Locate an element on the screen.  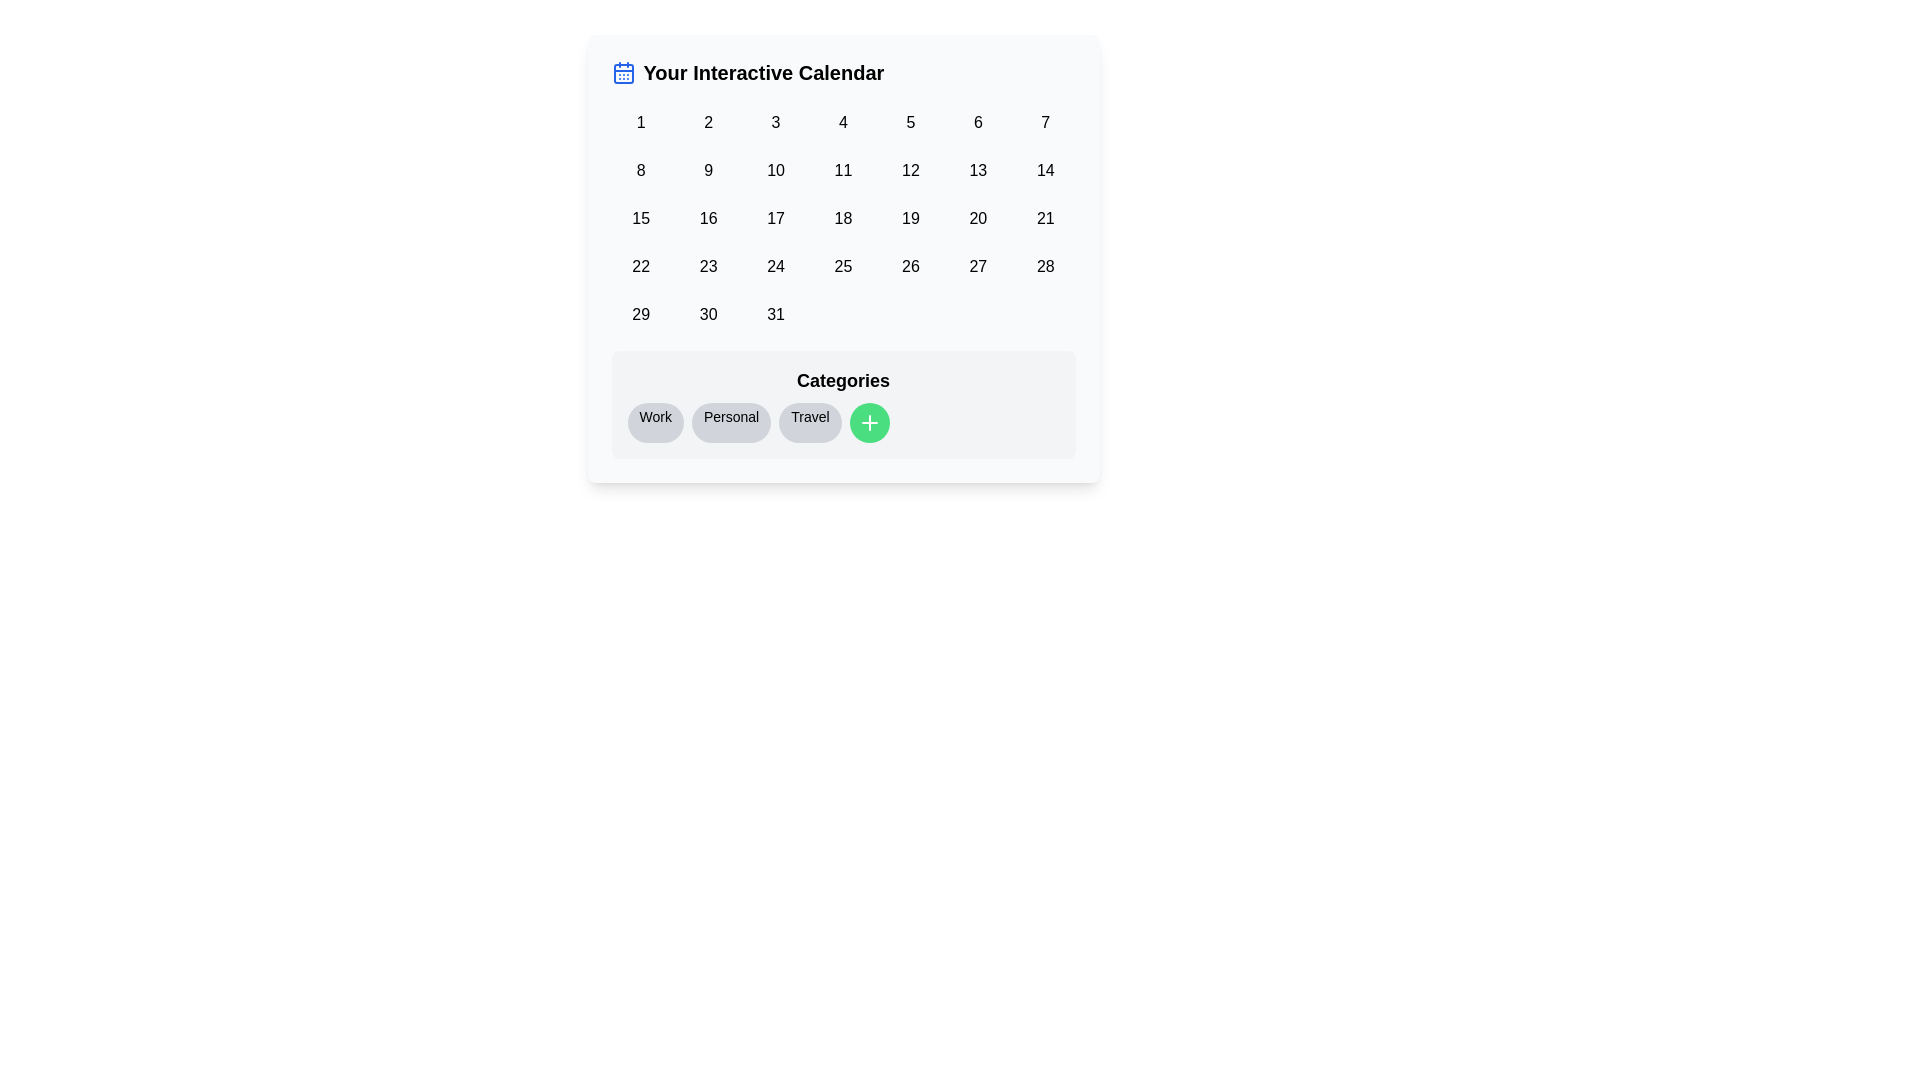
the button displaying the number '9' to change its background color is located at coordinates (708, 169).